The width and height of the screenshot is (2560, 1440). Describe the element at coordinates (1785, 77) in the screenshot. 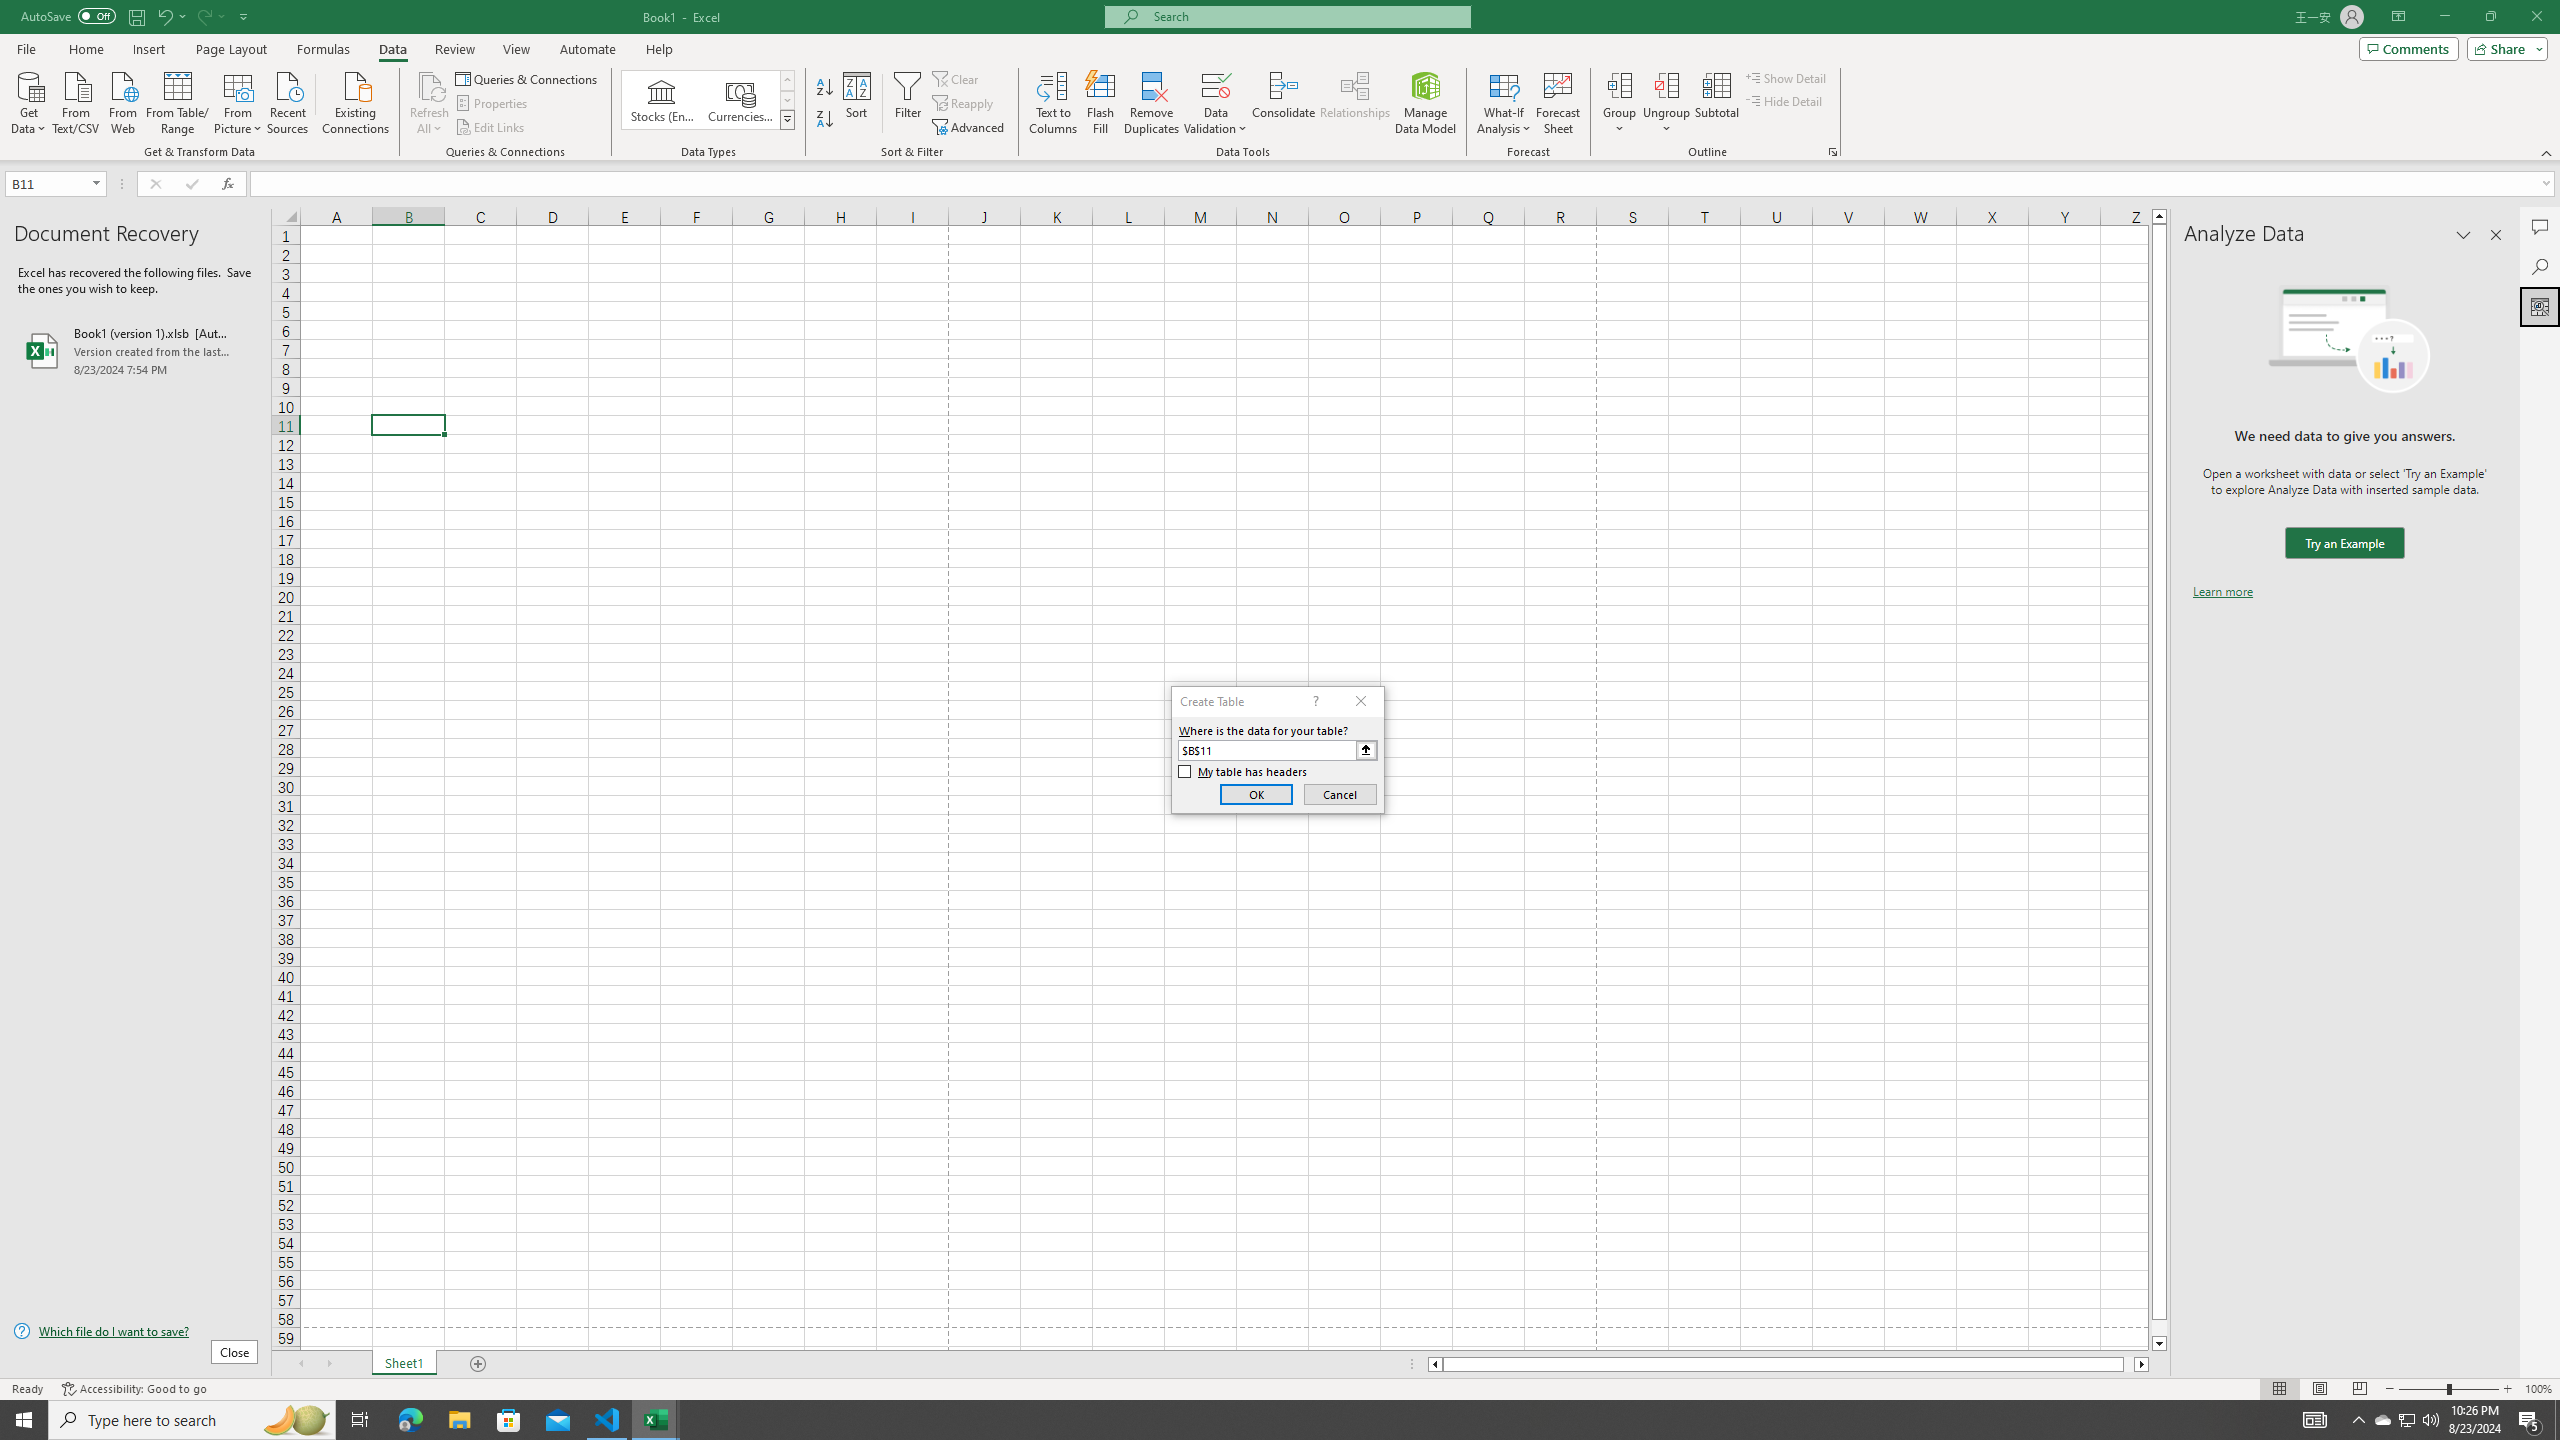

I see `'Show Detail'` at that location.